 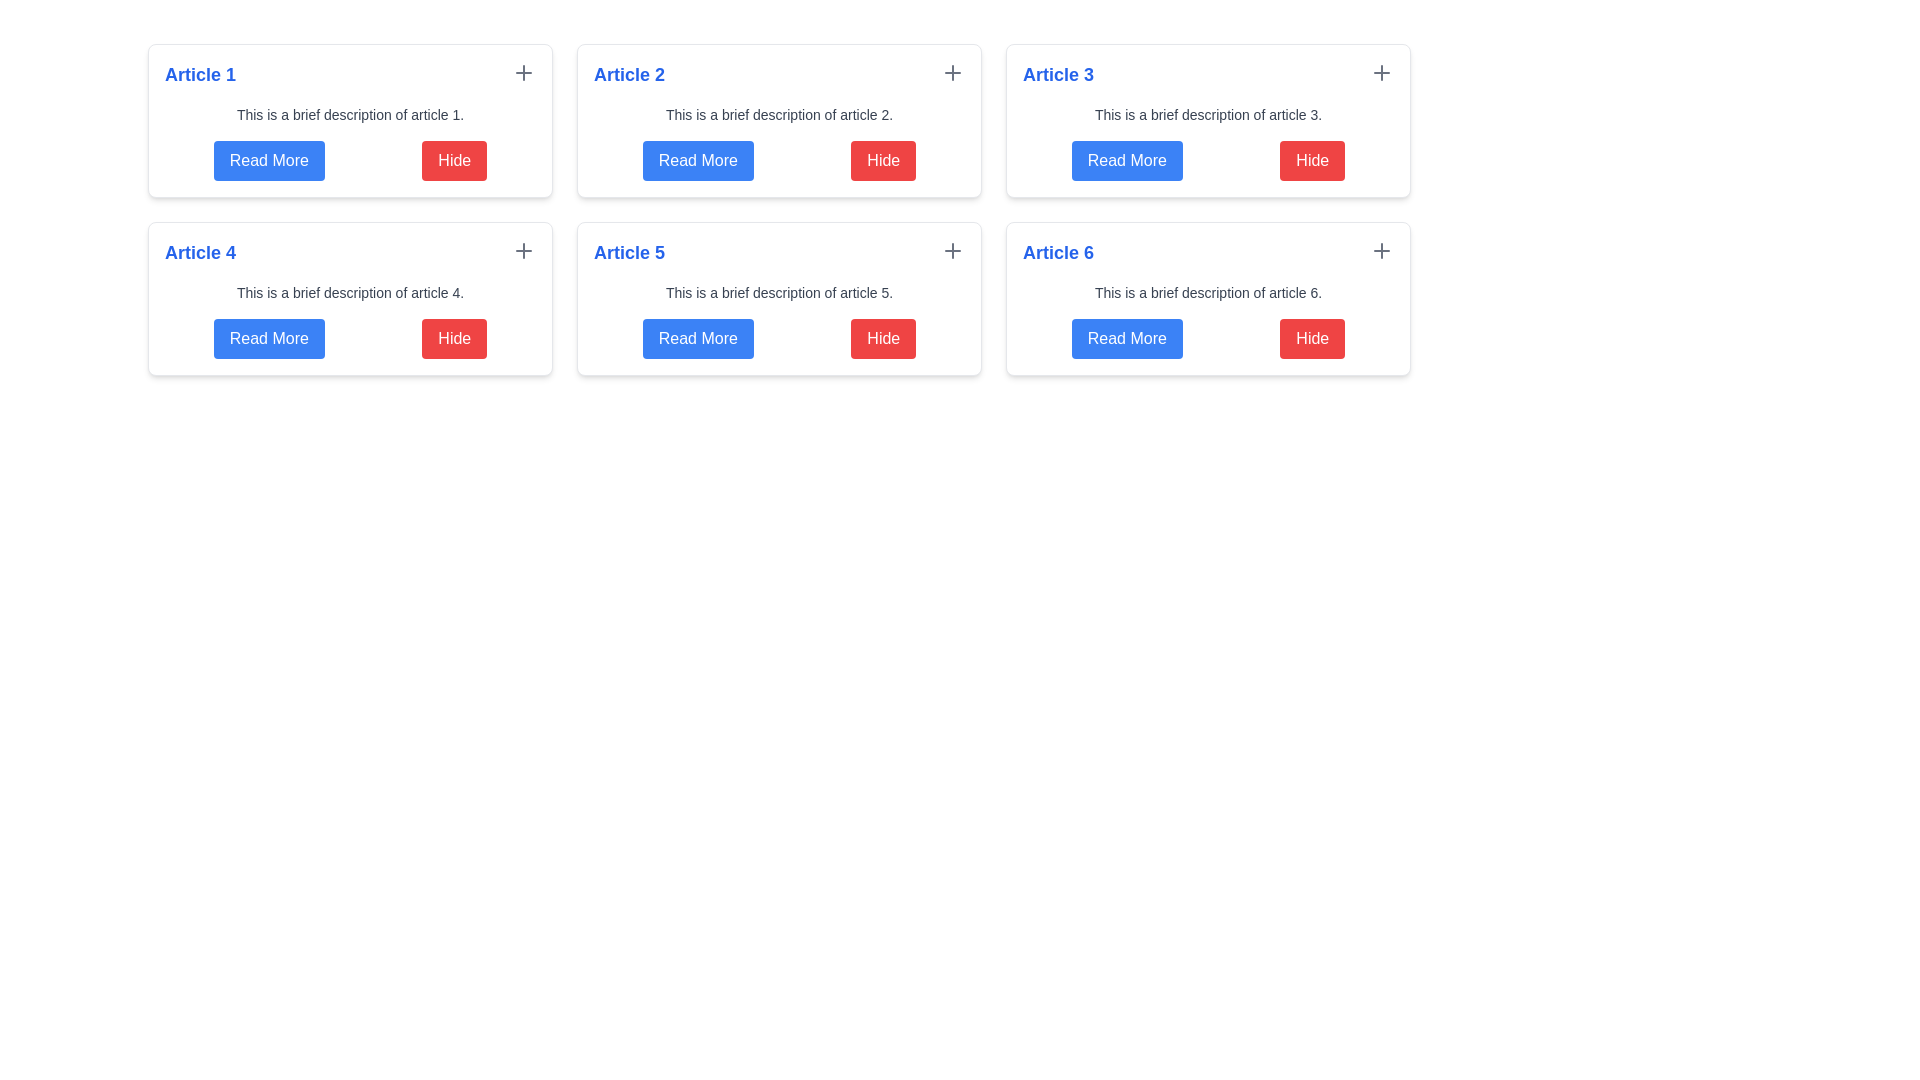 What do you see at coordinates (268, 338) in the screenshot?
I see `the button` at bounding box center [268, 338].